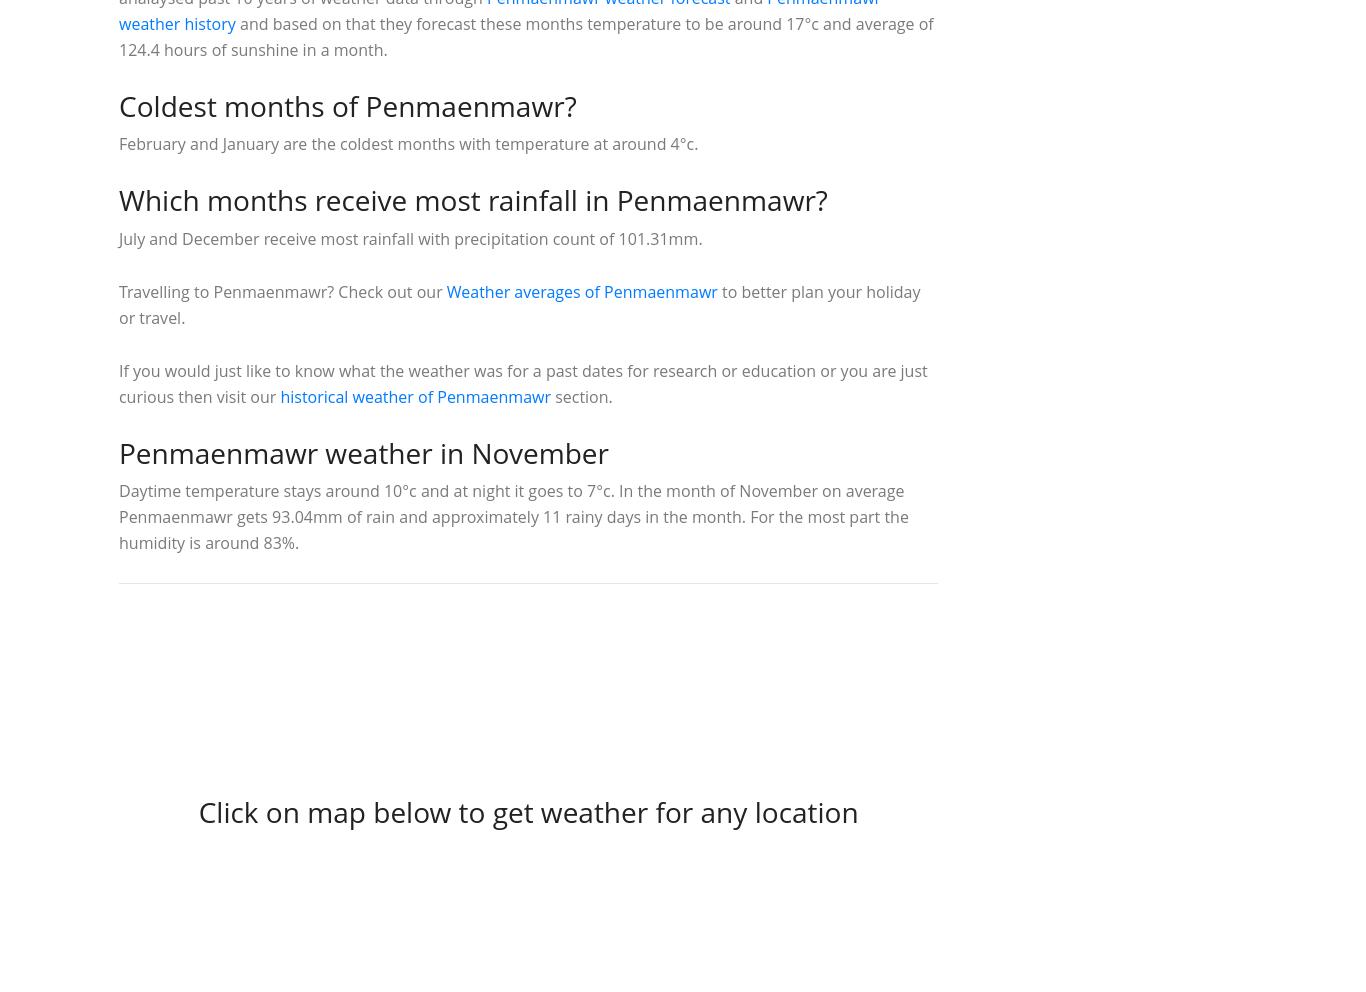 This screenshot has width=1366, height=992. I want to click on 'Travelling to Penmaenmawr? Check out our', so click(117, 290).